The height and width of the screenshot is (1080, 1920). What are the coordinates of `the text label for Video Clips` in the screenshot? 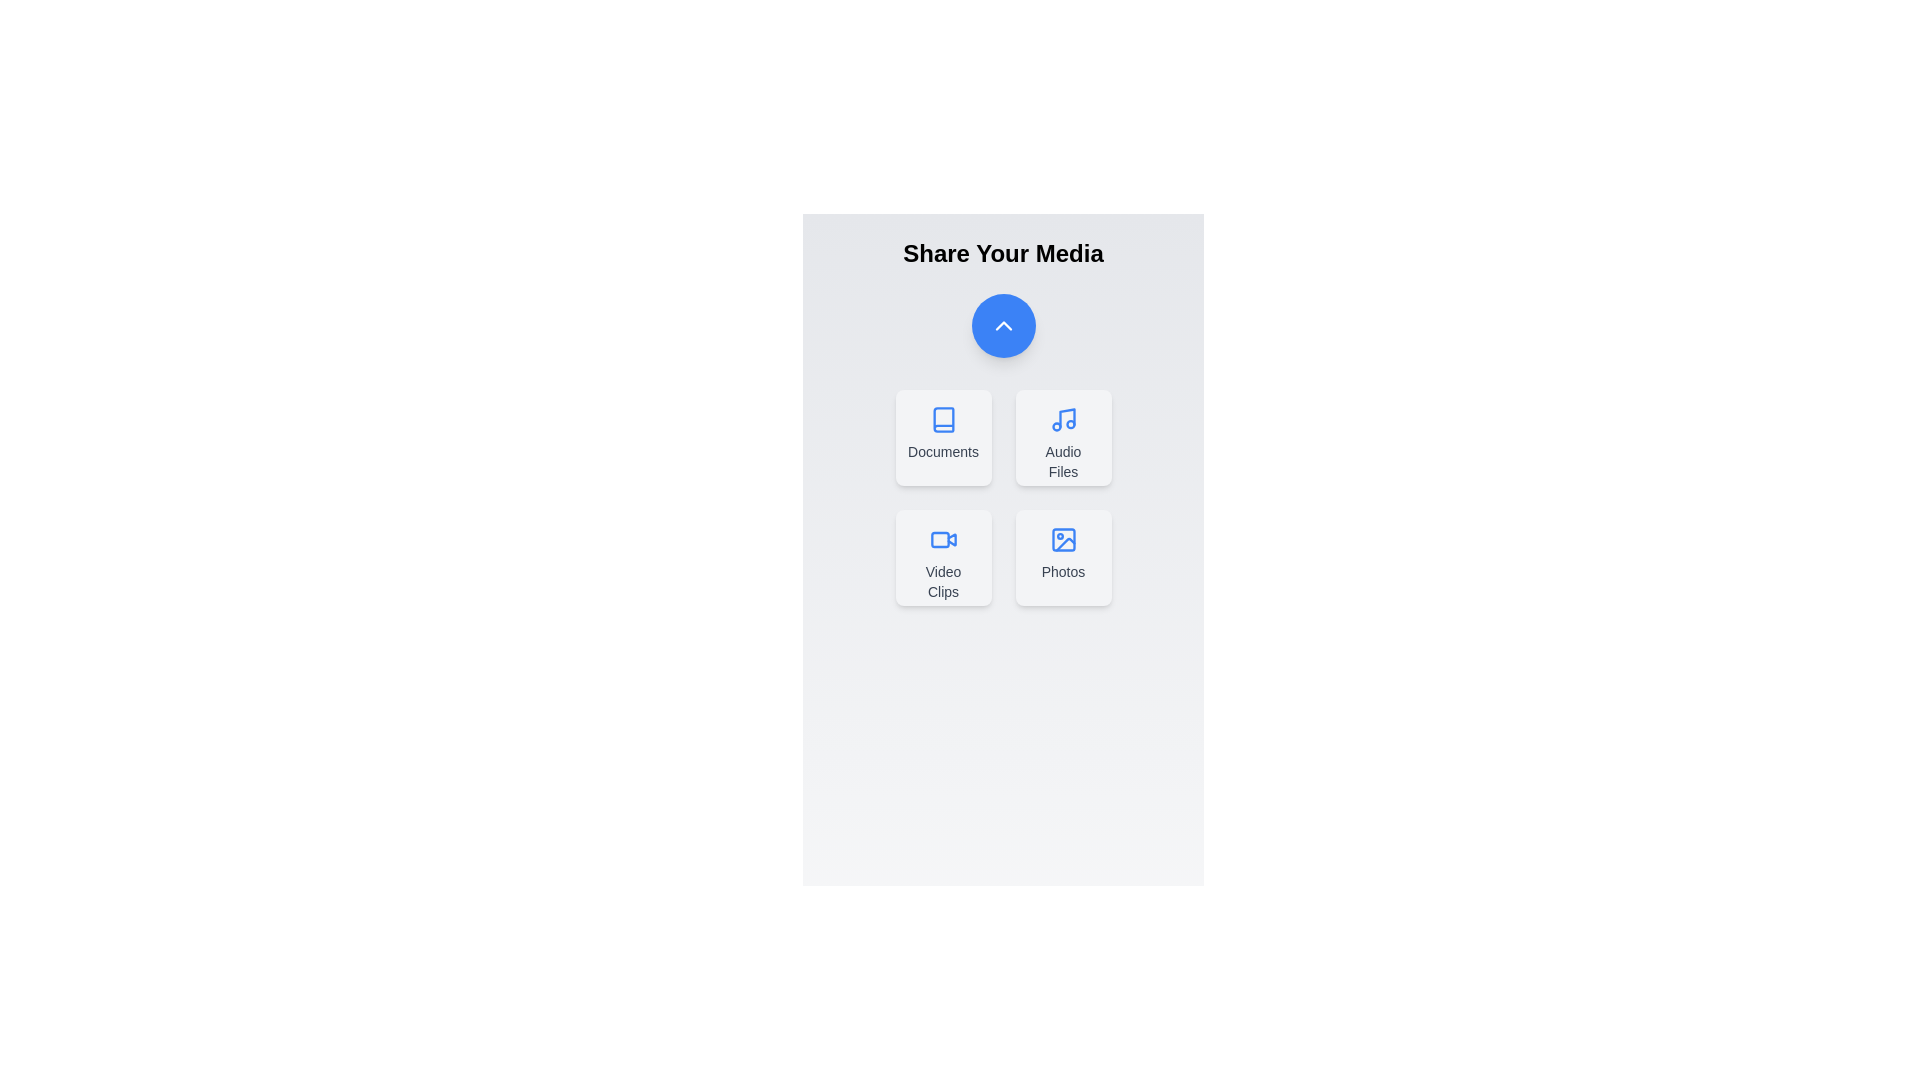 It's located at (942, 582).